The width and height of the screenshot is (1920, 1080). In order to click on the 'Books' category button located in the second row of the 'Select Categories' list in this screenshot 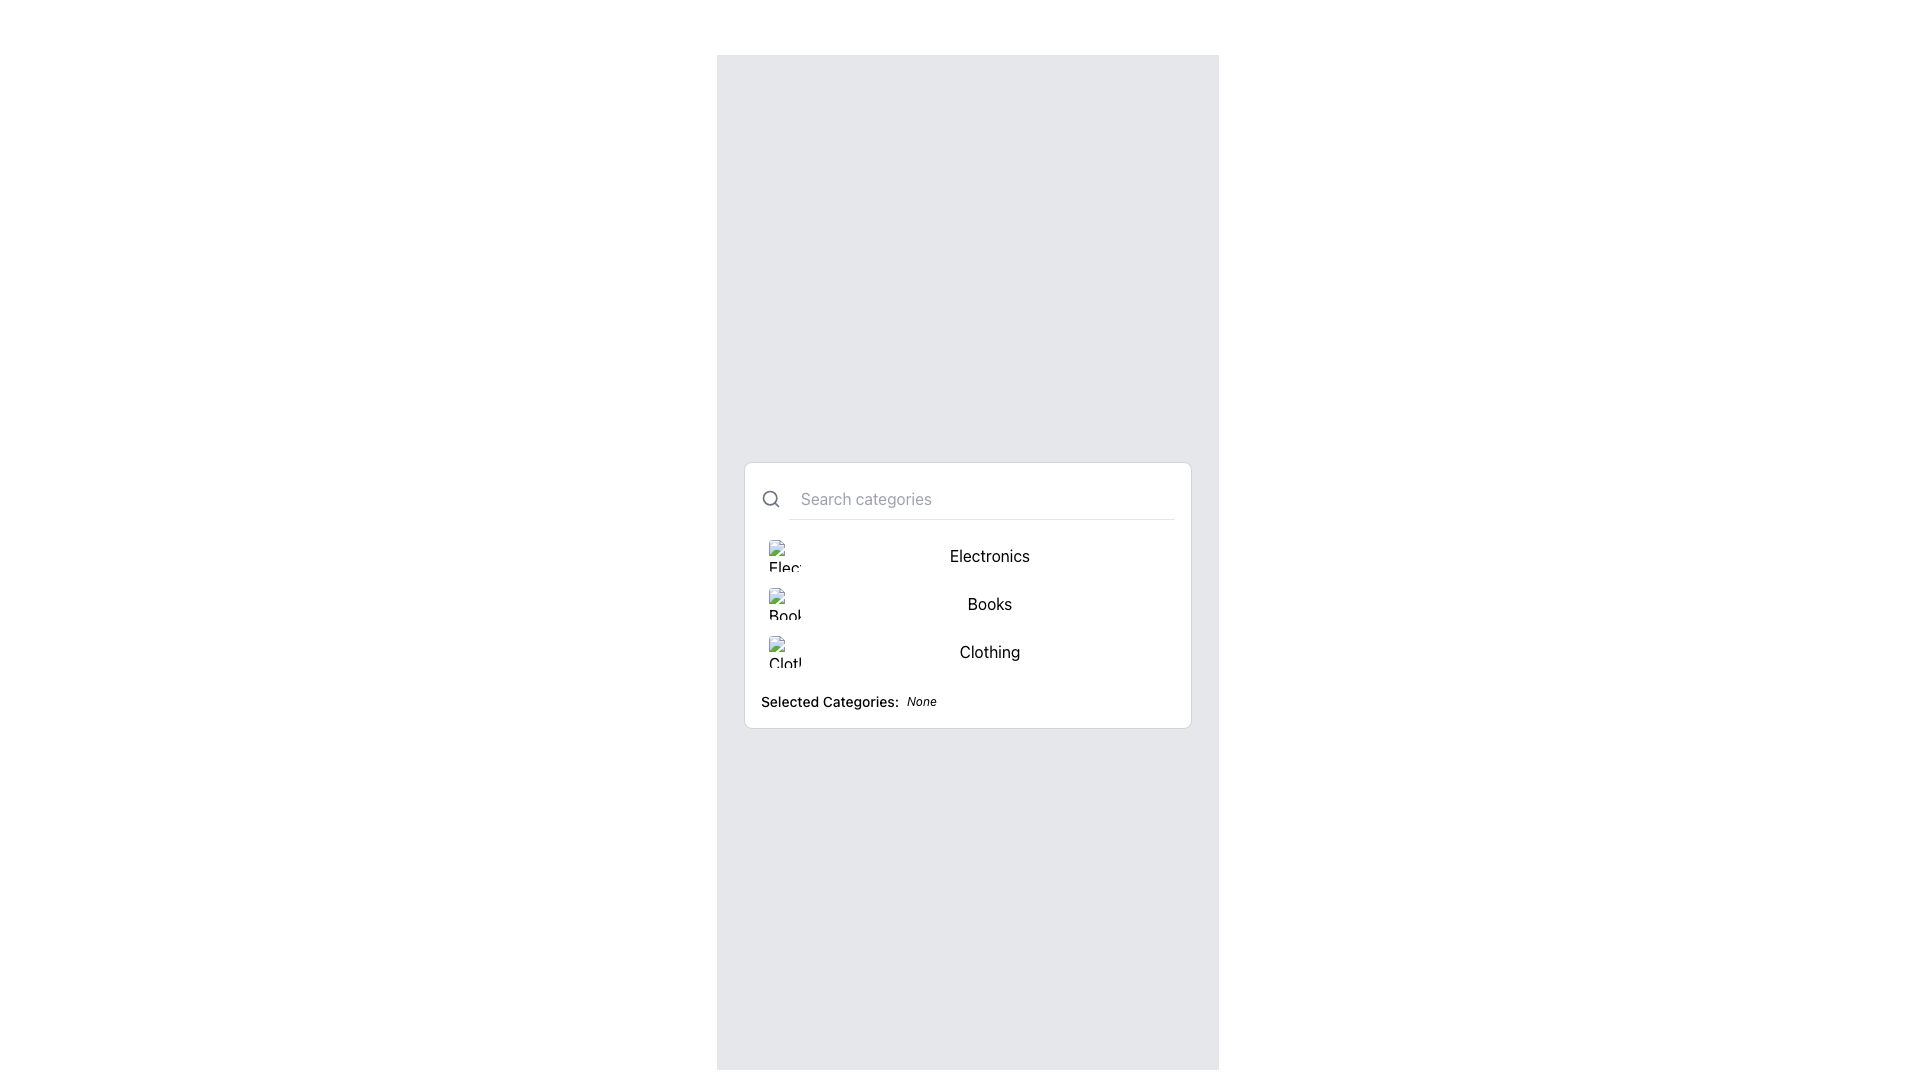, I will do `click(968, 601)`.